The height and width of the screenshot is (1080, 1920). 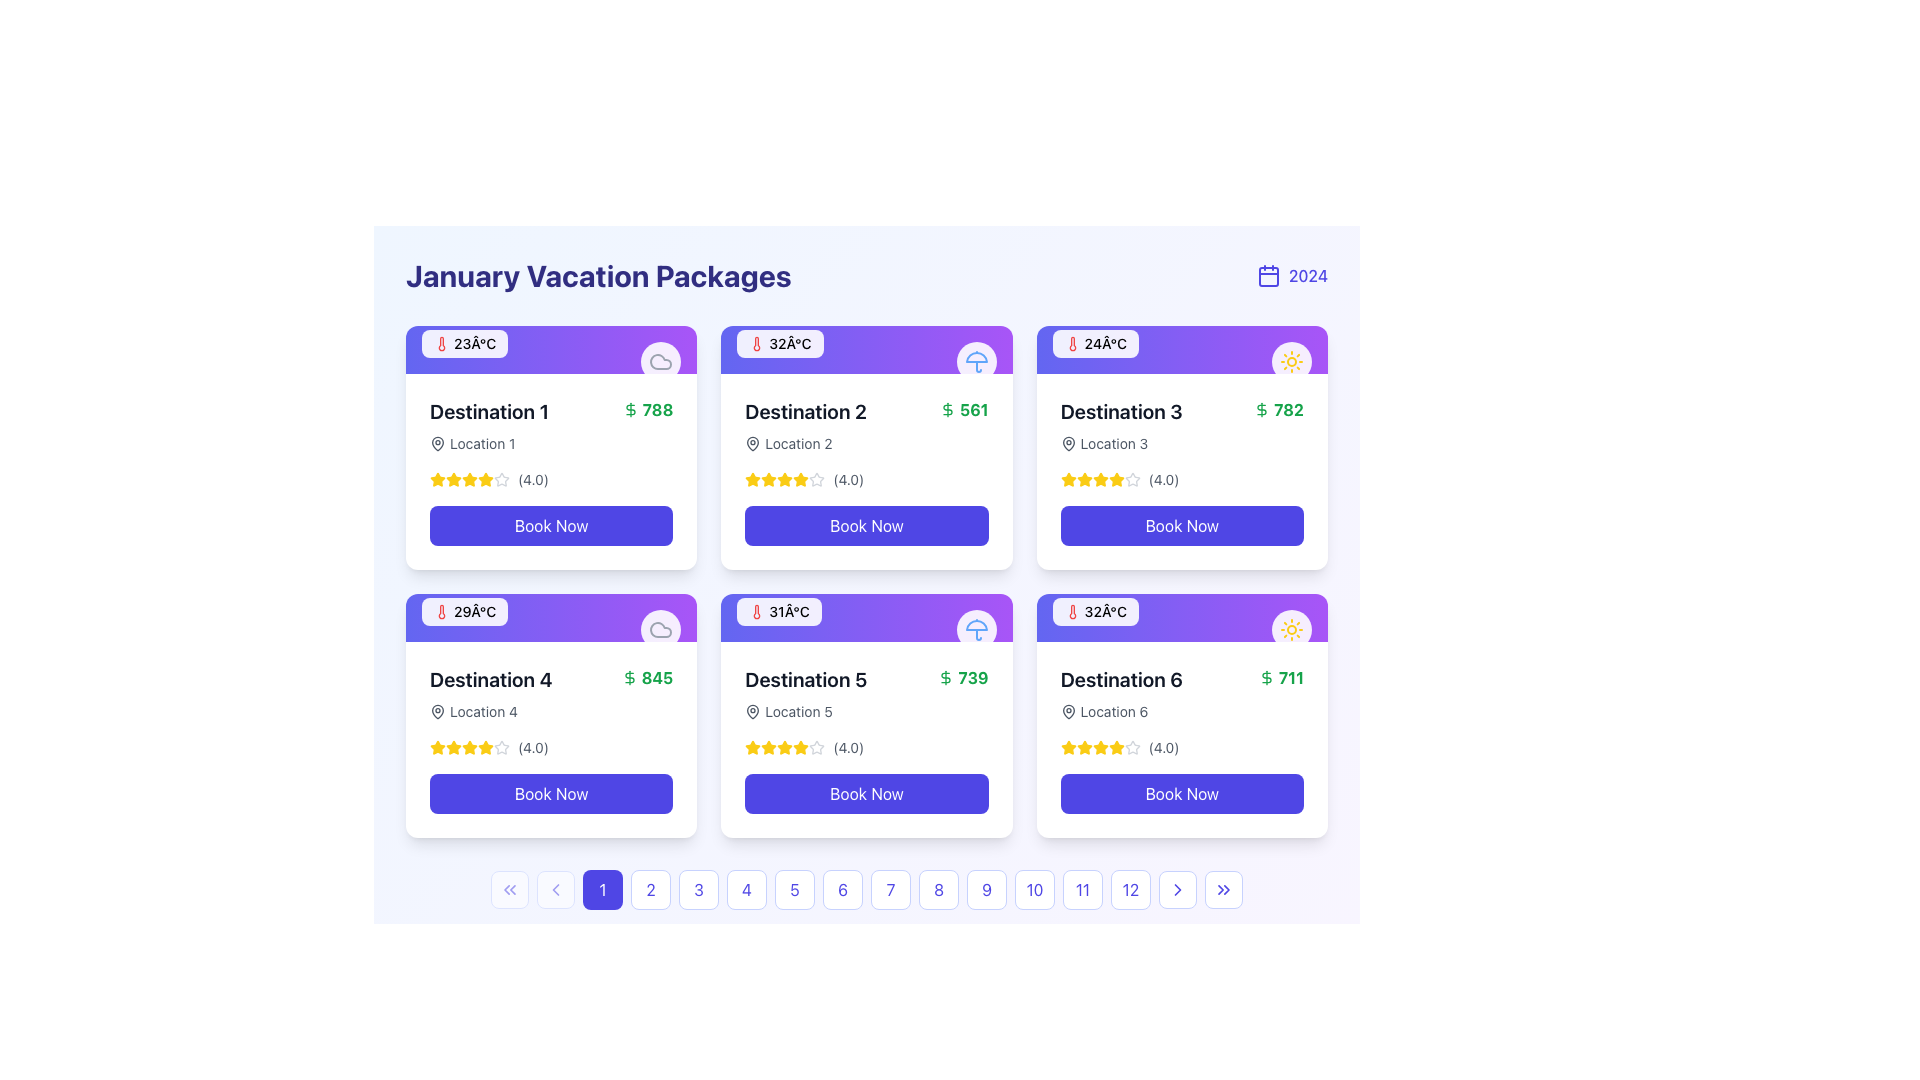 I want to click on the informational component displaying 'Destination 3' with the price '$782' in green, located in the third card of the first row in the grid layout, so click(x=1182, y=424).